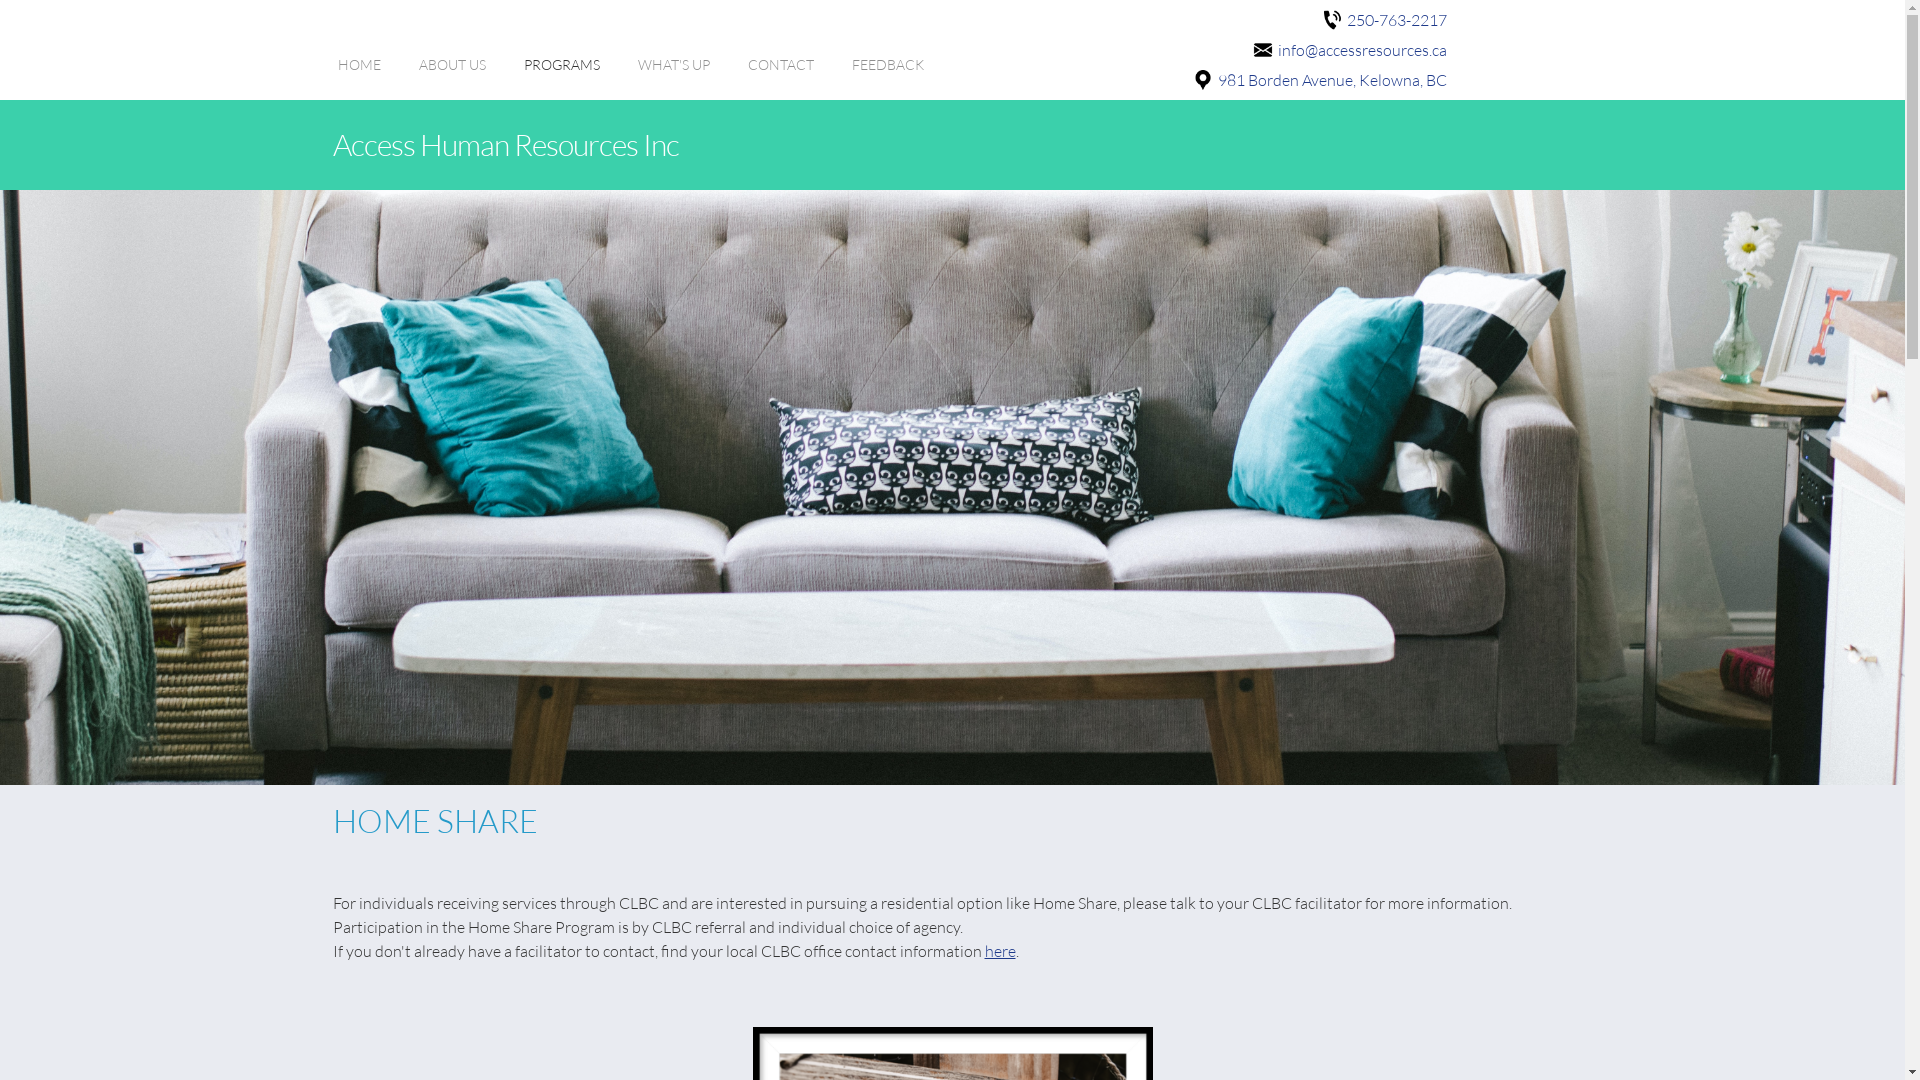 The height and width of the screenshot is (1080, 1920). I want to click on 'info@accessresources.ca', so click(1357, 49).